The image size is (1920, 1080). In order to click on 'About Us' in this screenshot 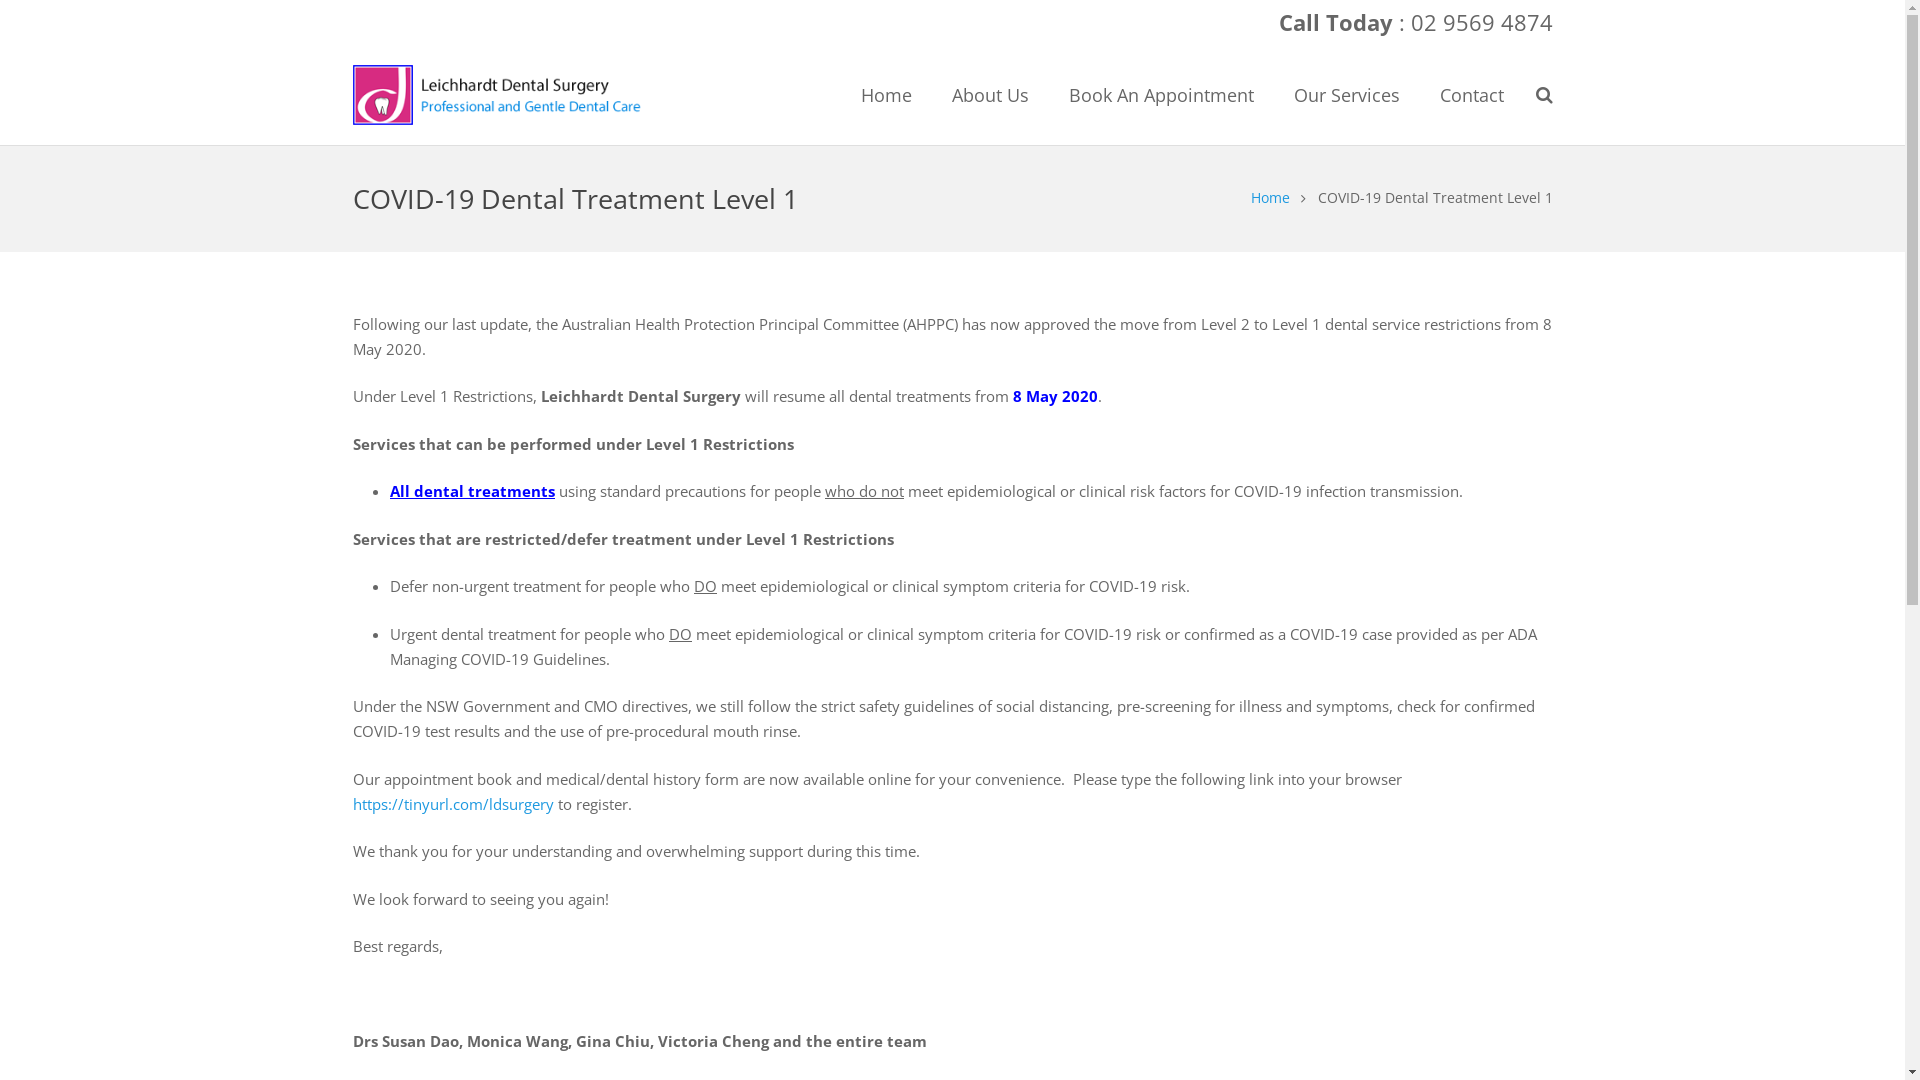, I will do `click(990, 95)`.